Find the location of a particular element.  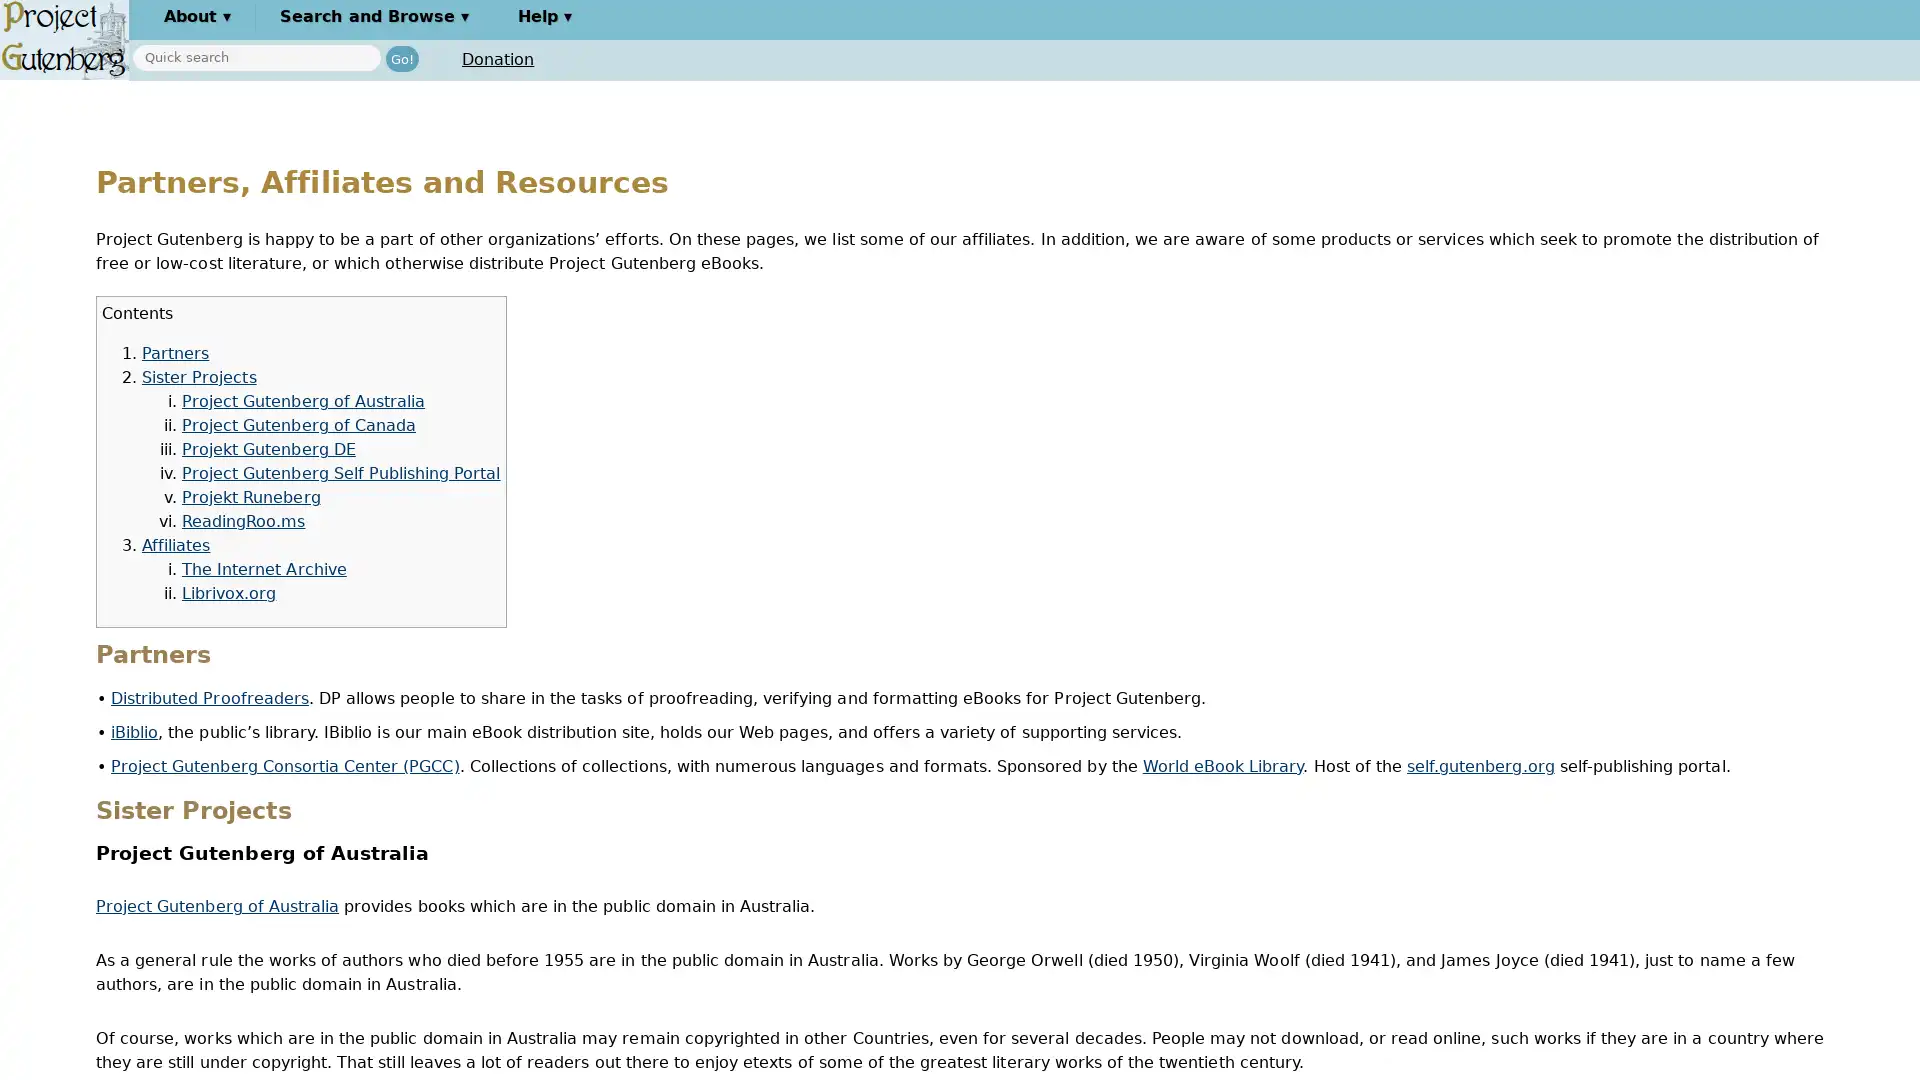

Go! is located at coordinates (401, 57).